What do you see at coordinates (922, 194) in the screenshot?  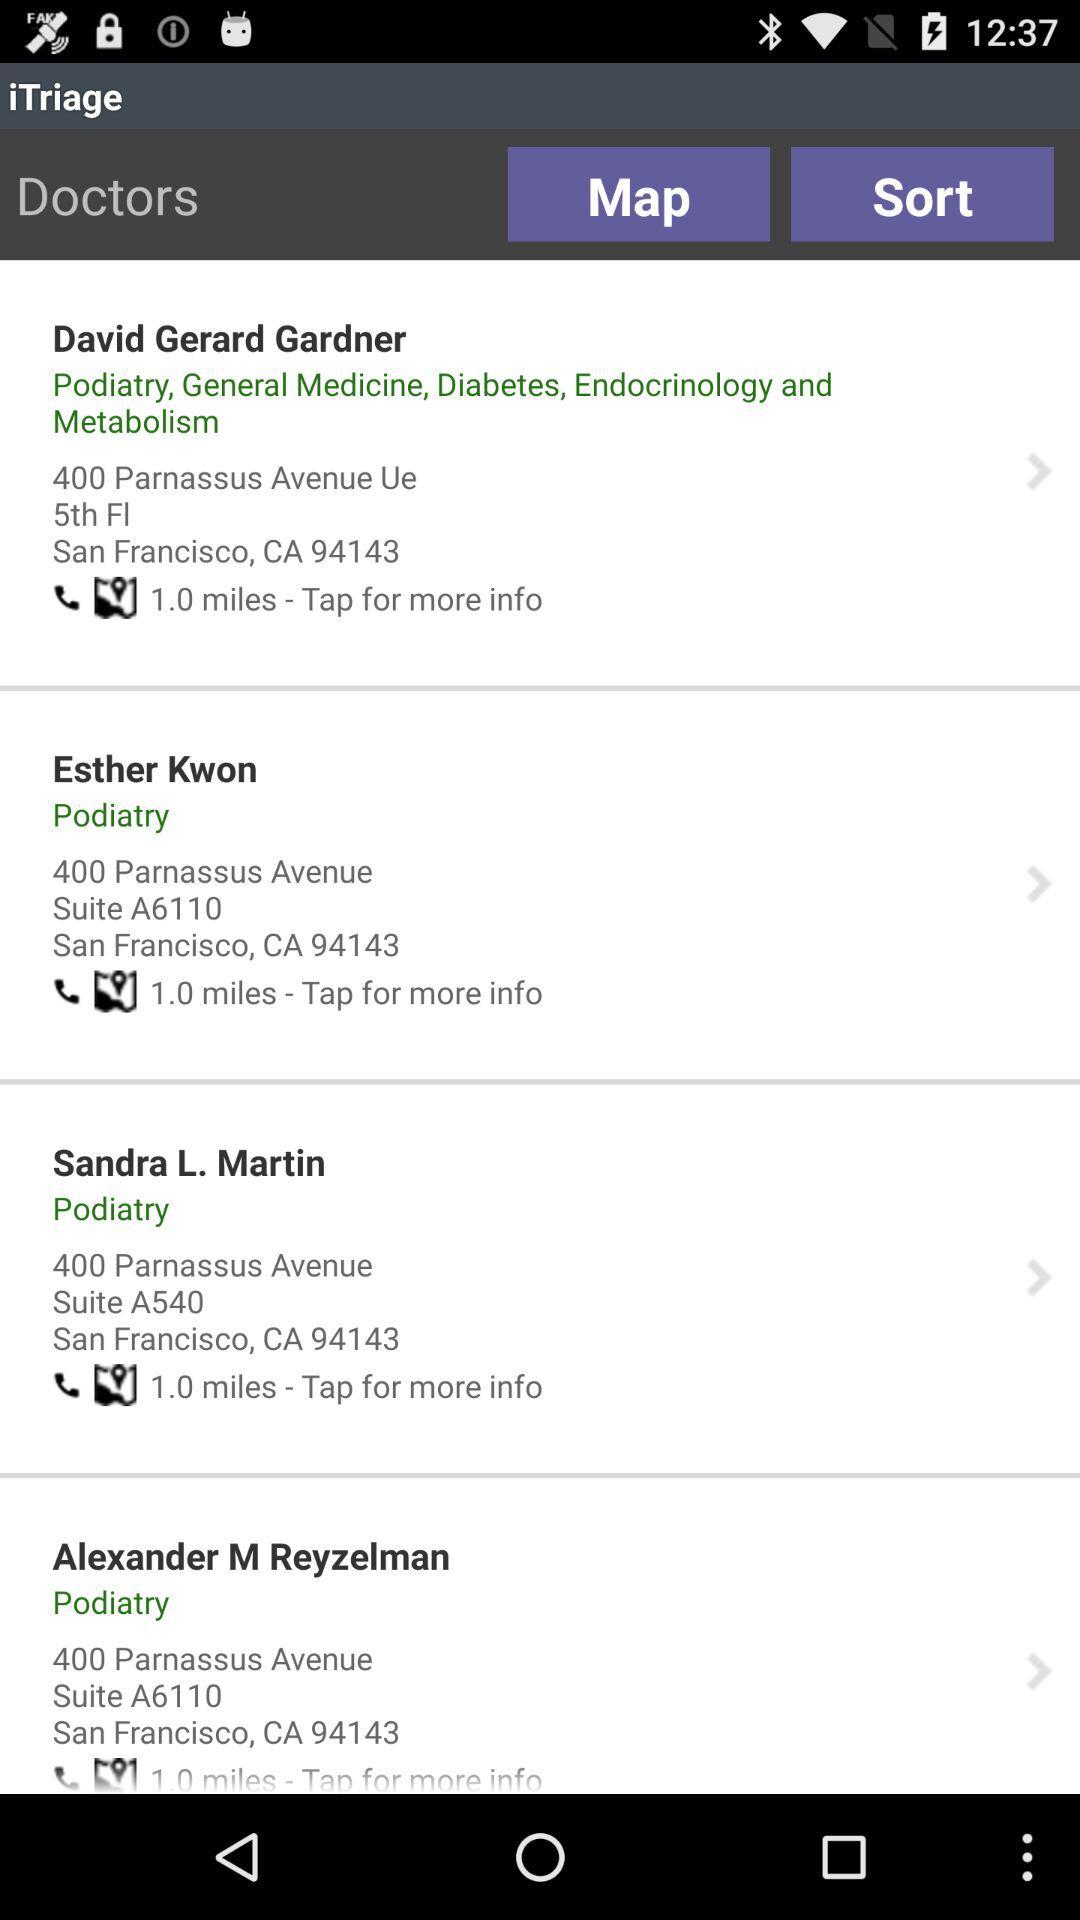 I see `sort icon` at bounding box center [922, 194].